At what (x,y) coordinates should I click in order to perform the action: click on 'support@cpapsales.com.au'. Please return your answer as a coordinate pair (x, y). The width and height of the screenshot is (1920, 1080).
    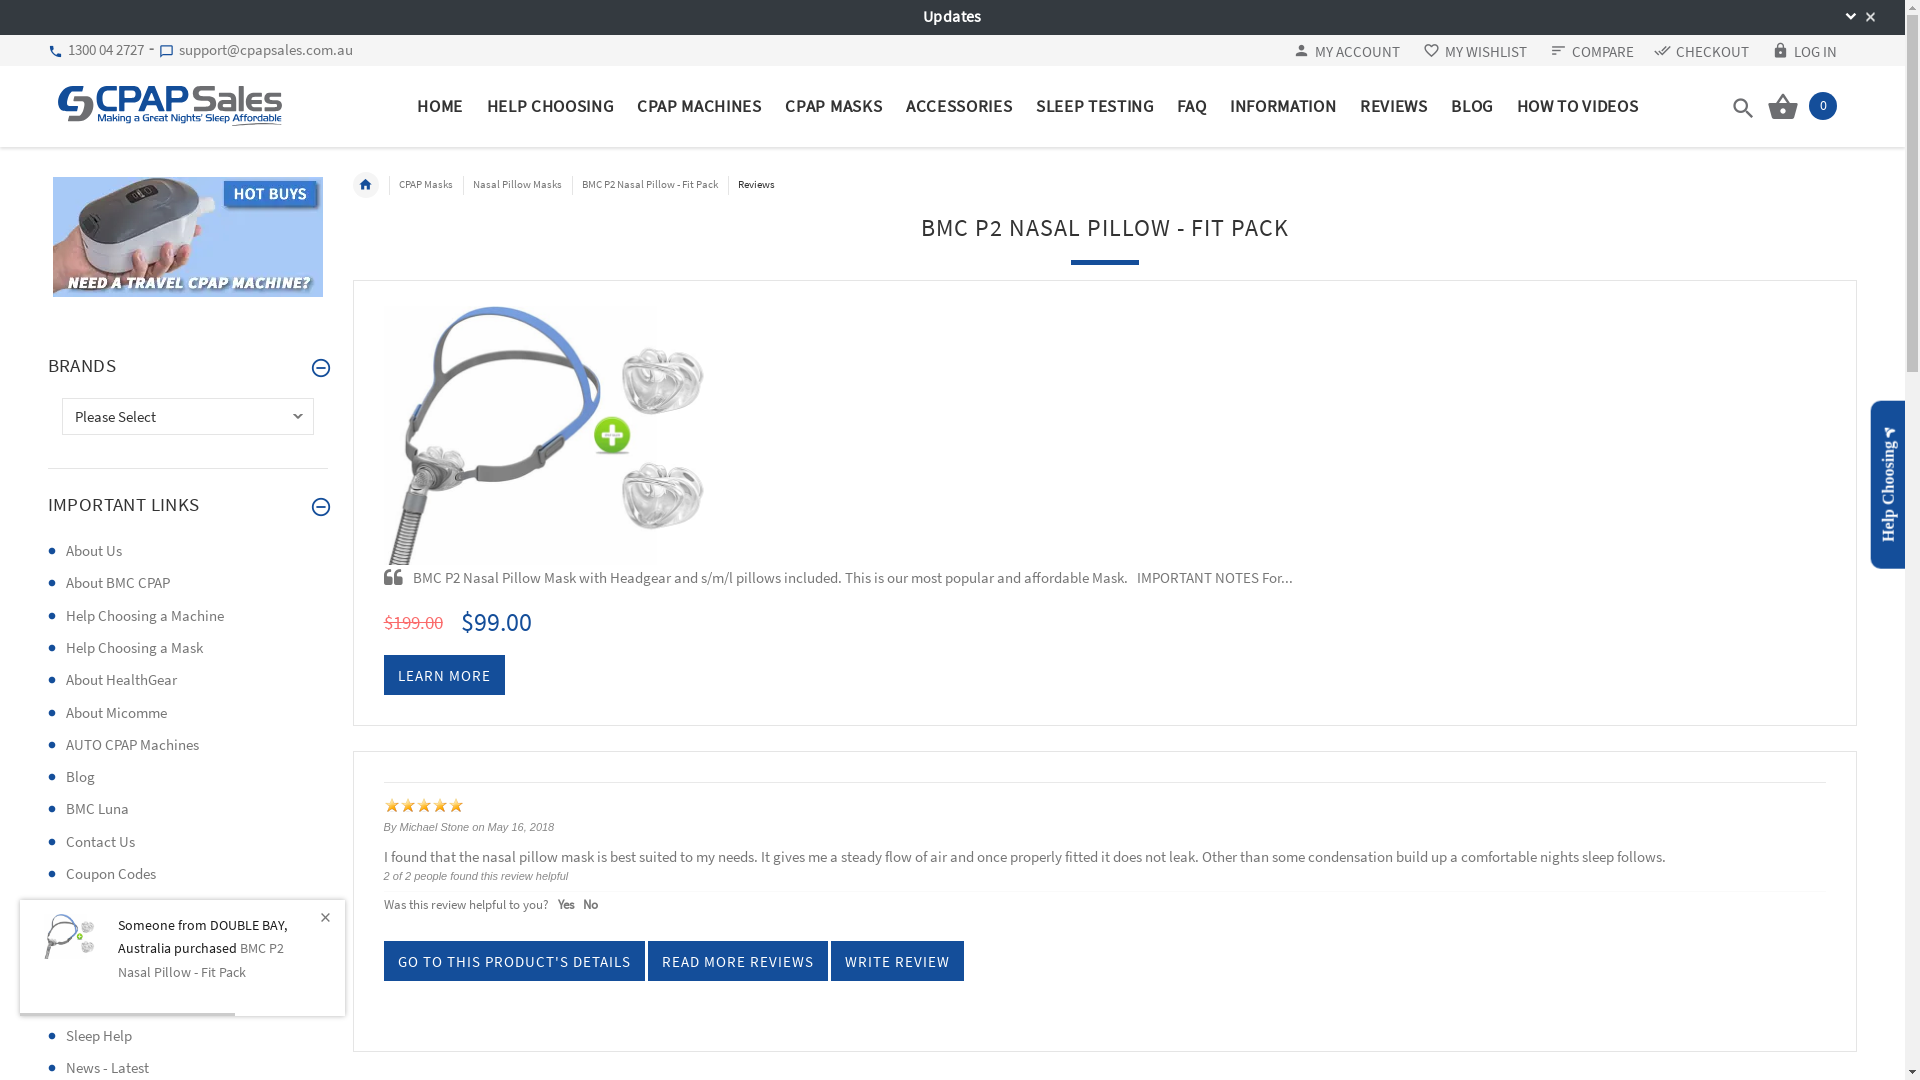
    Looking at the image, I should click on (262, 48).